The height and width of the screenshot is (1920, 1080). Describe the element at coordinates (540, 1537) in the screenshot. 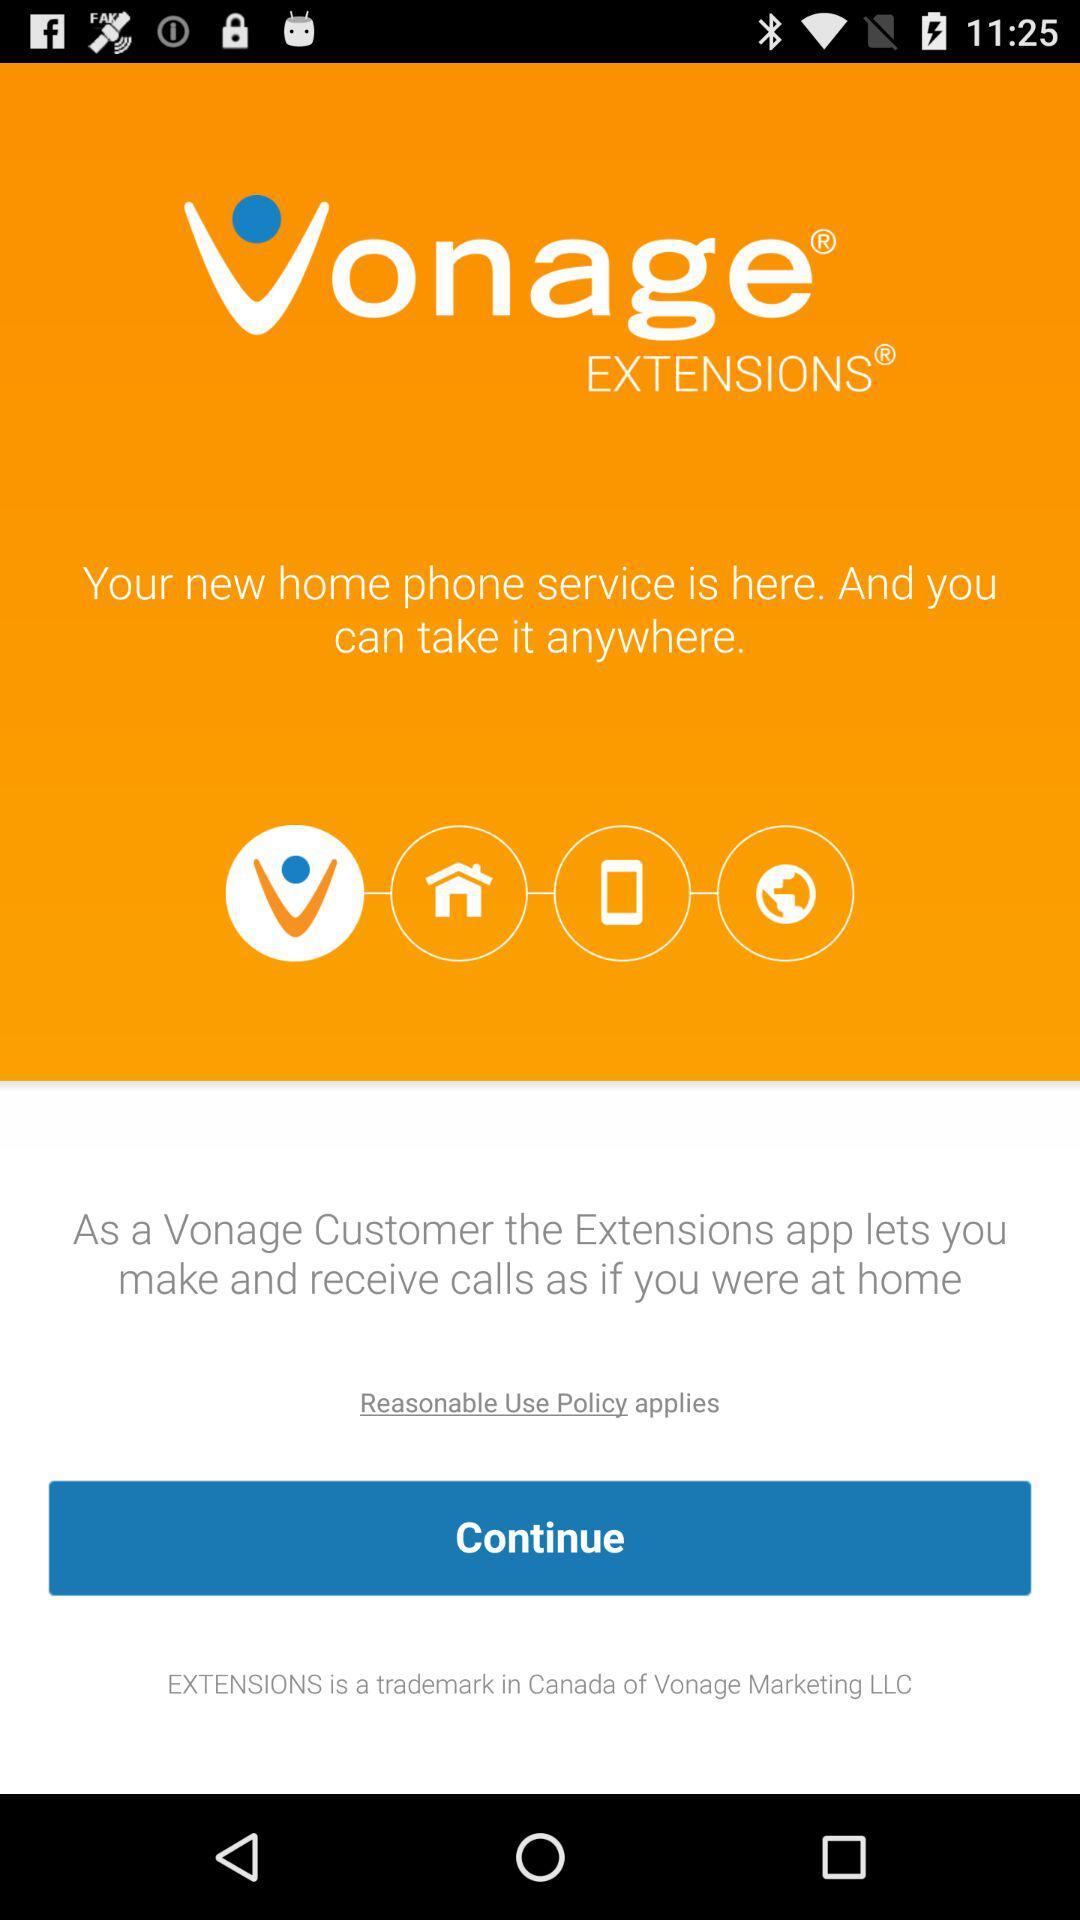

I see `continue item` at that location.